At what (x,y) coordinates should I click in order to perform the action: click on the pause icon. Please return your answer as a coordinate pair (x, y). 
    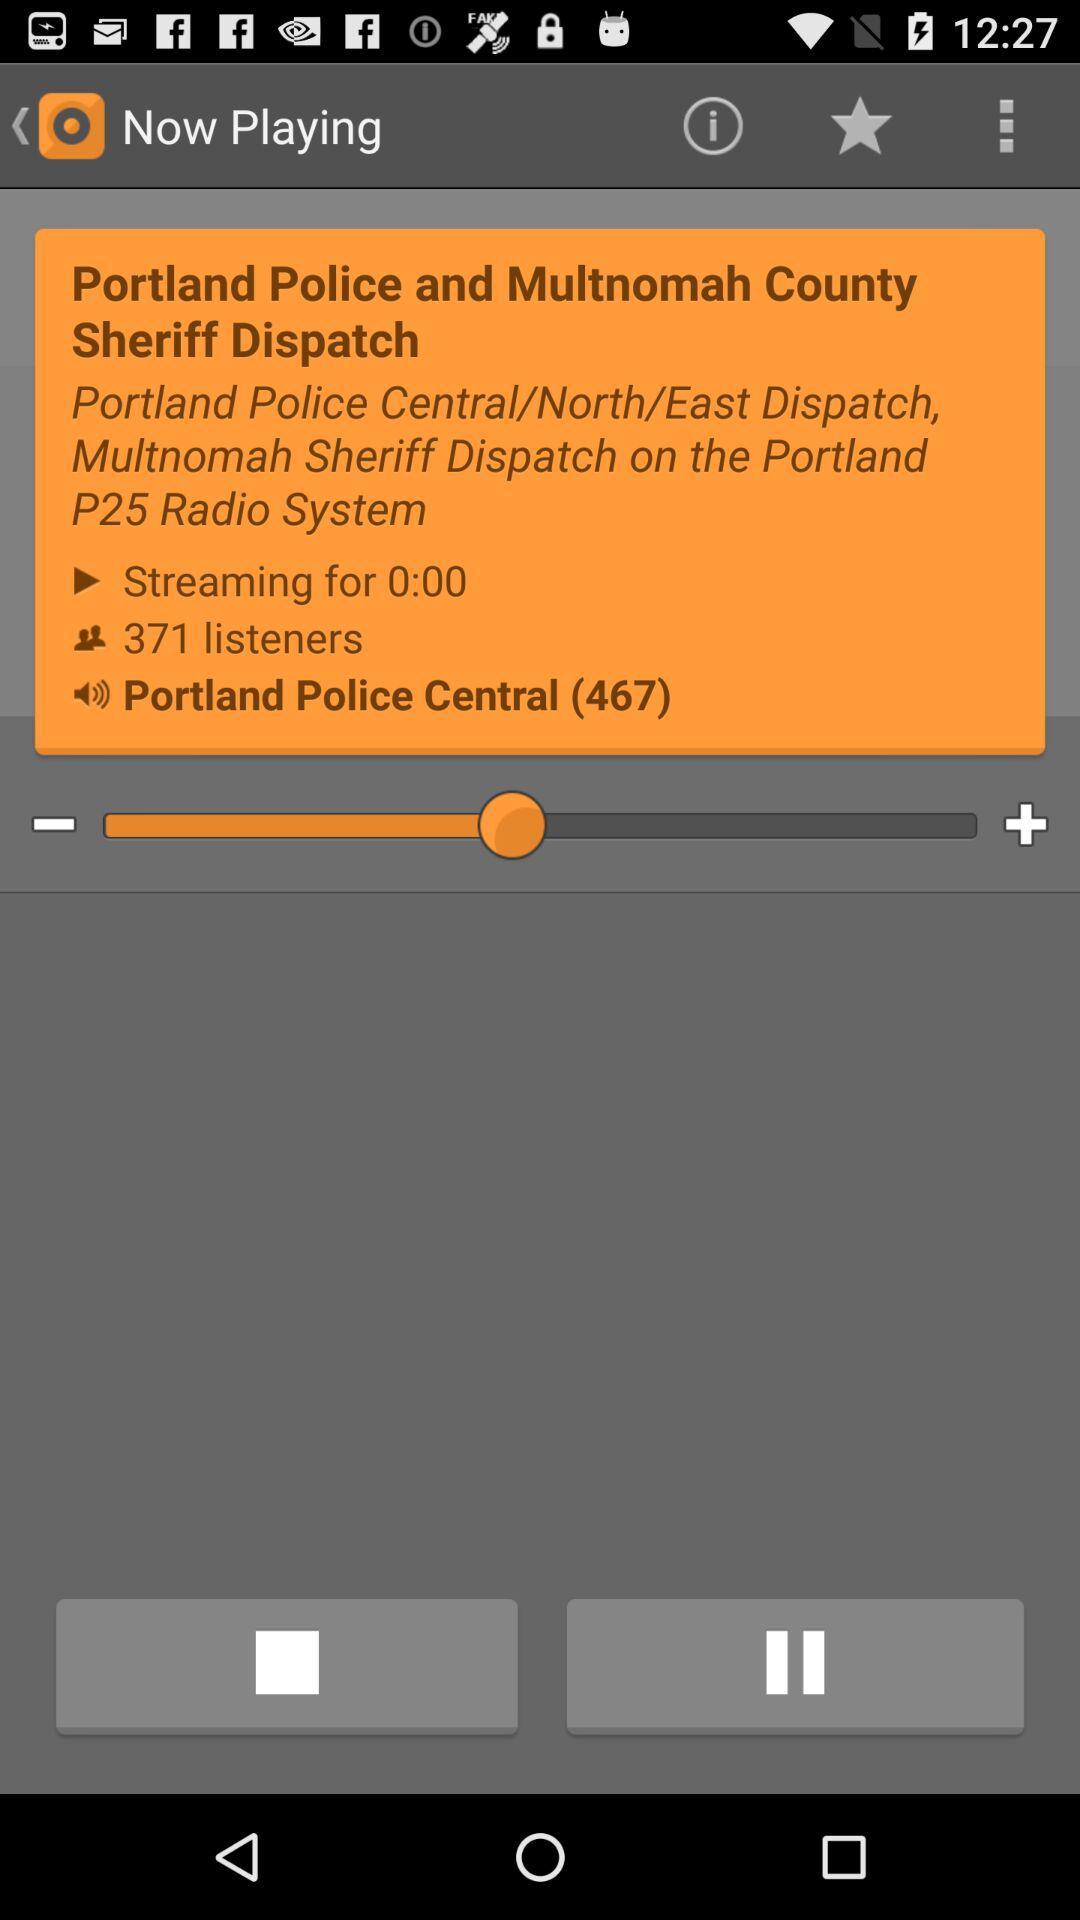
    Looking at the image, I should click on (794, 1787).